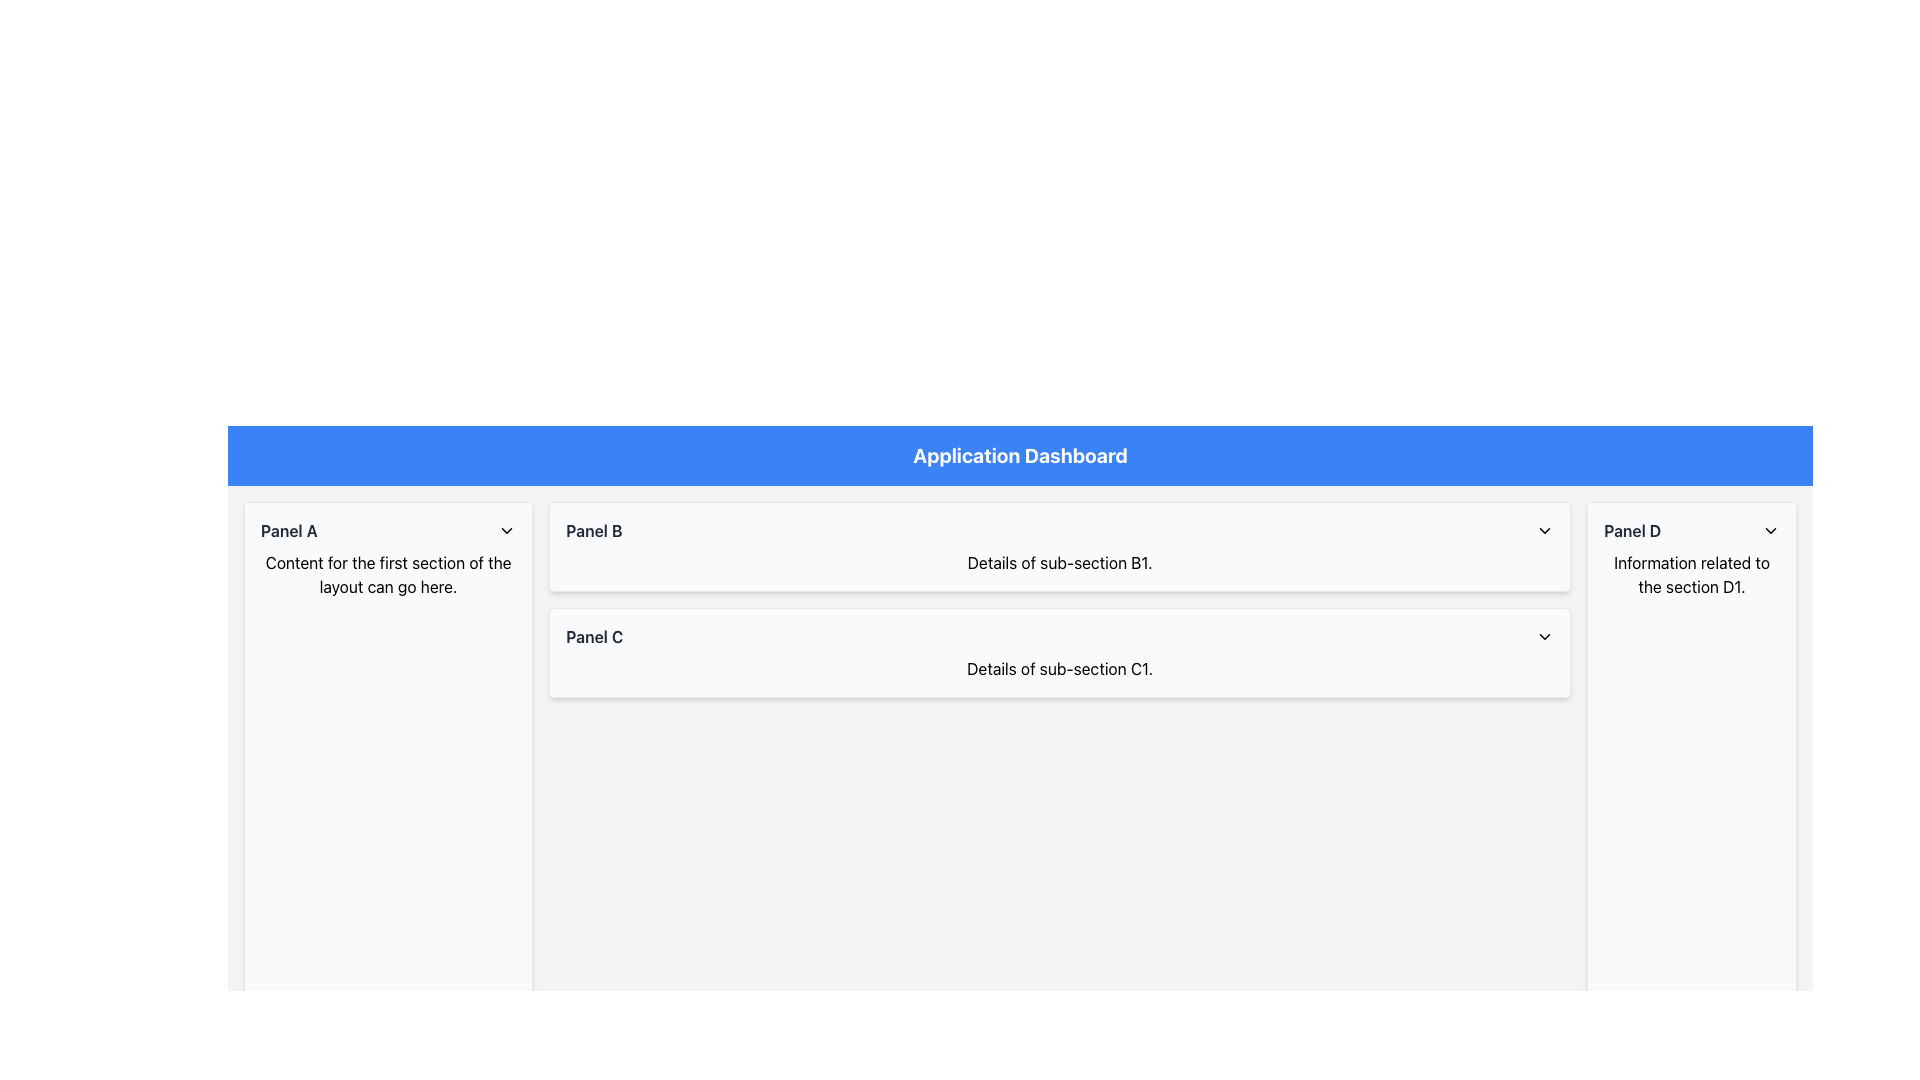 The image size is (1920, 1080). What do you see at coordinates (1059, 563) in the screenshot?
I see `the static text element that contains the text 'Details of sub-section B1.' within the bordered panel labeled 'Panel B'` at bounding box center [1059, 563].